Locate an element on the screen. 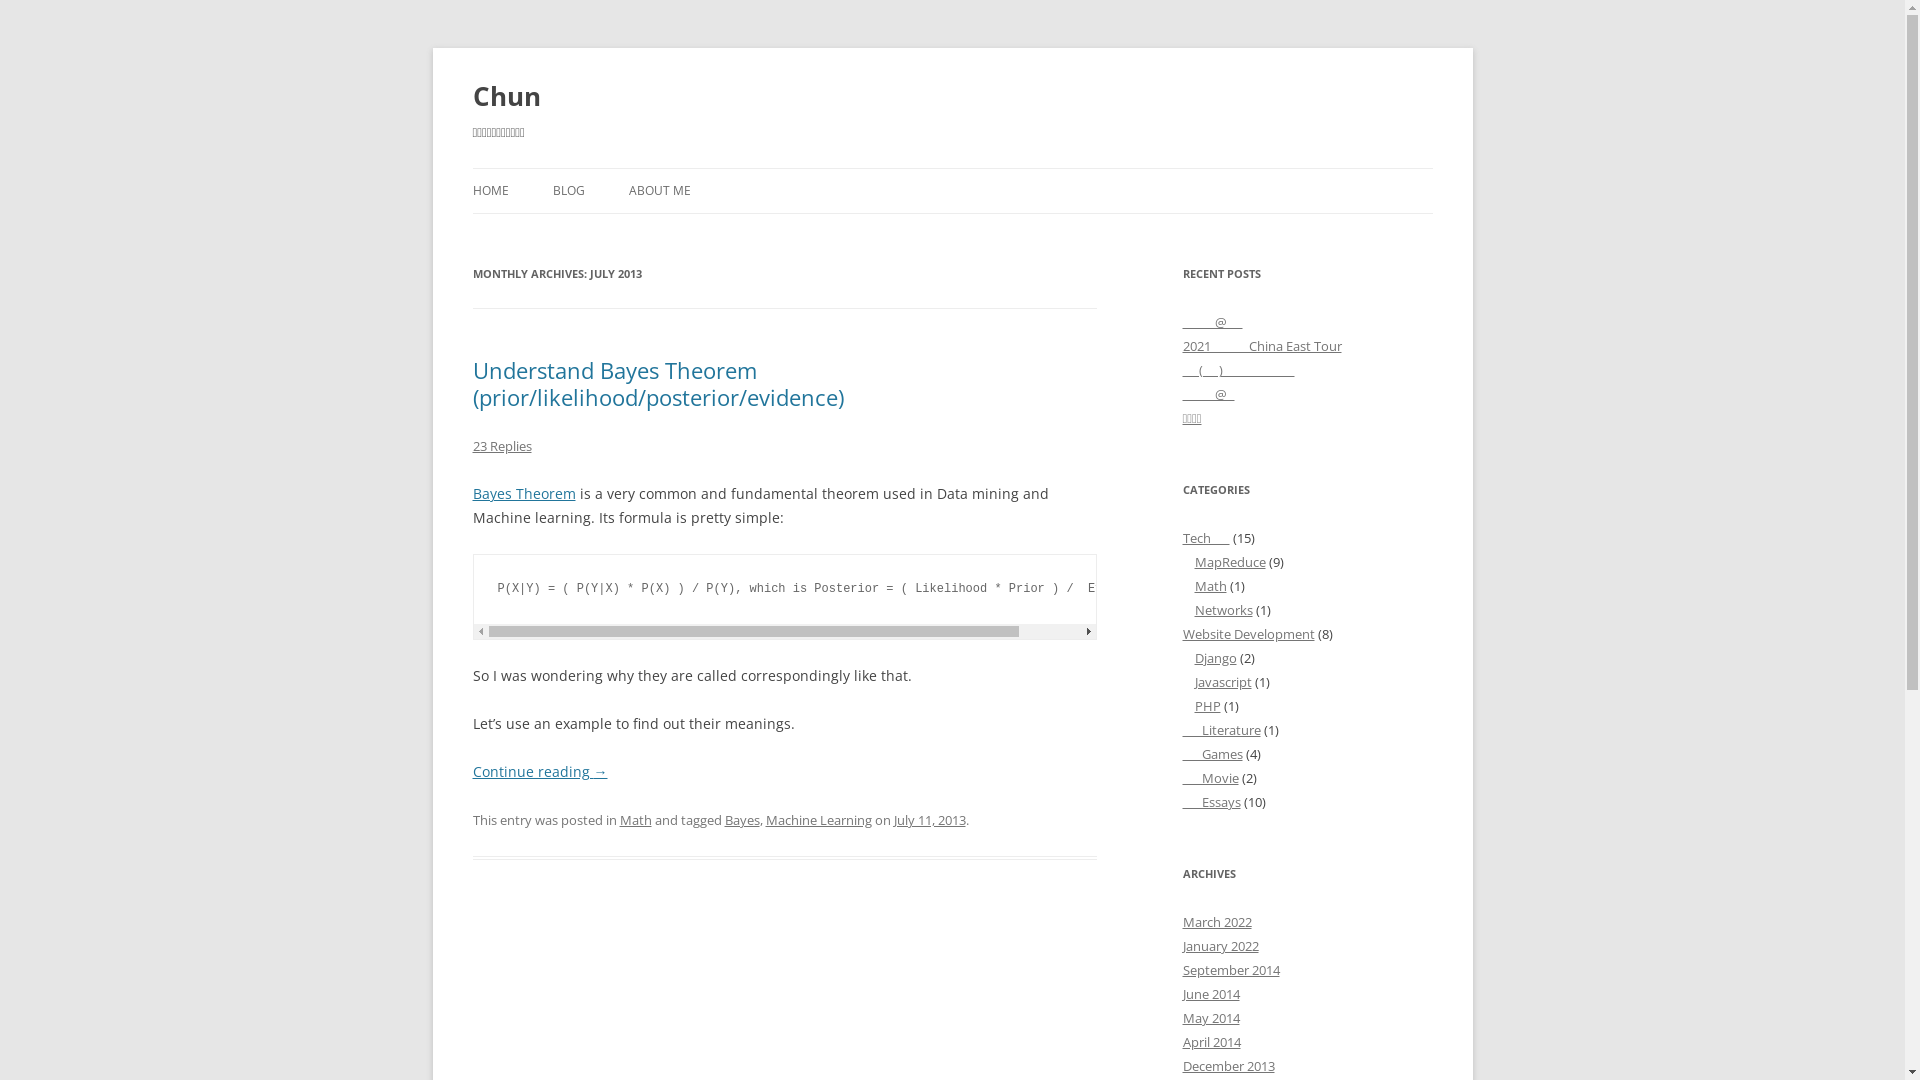 The width and height of the screenshot is (1920, 1080). 'BLOG' is located at coordinates (566, 191).